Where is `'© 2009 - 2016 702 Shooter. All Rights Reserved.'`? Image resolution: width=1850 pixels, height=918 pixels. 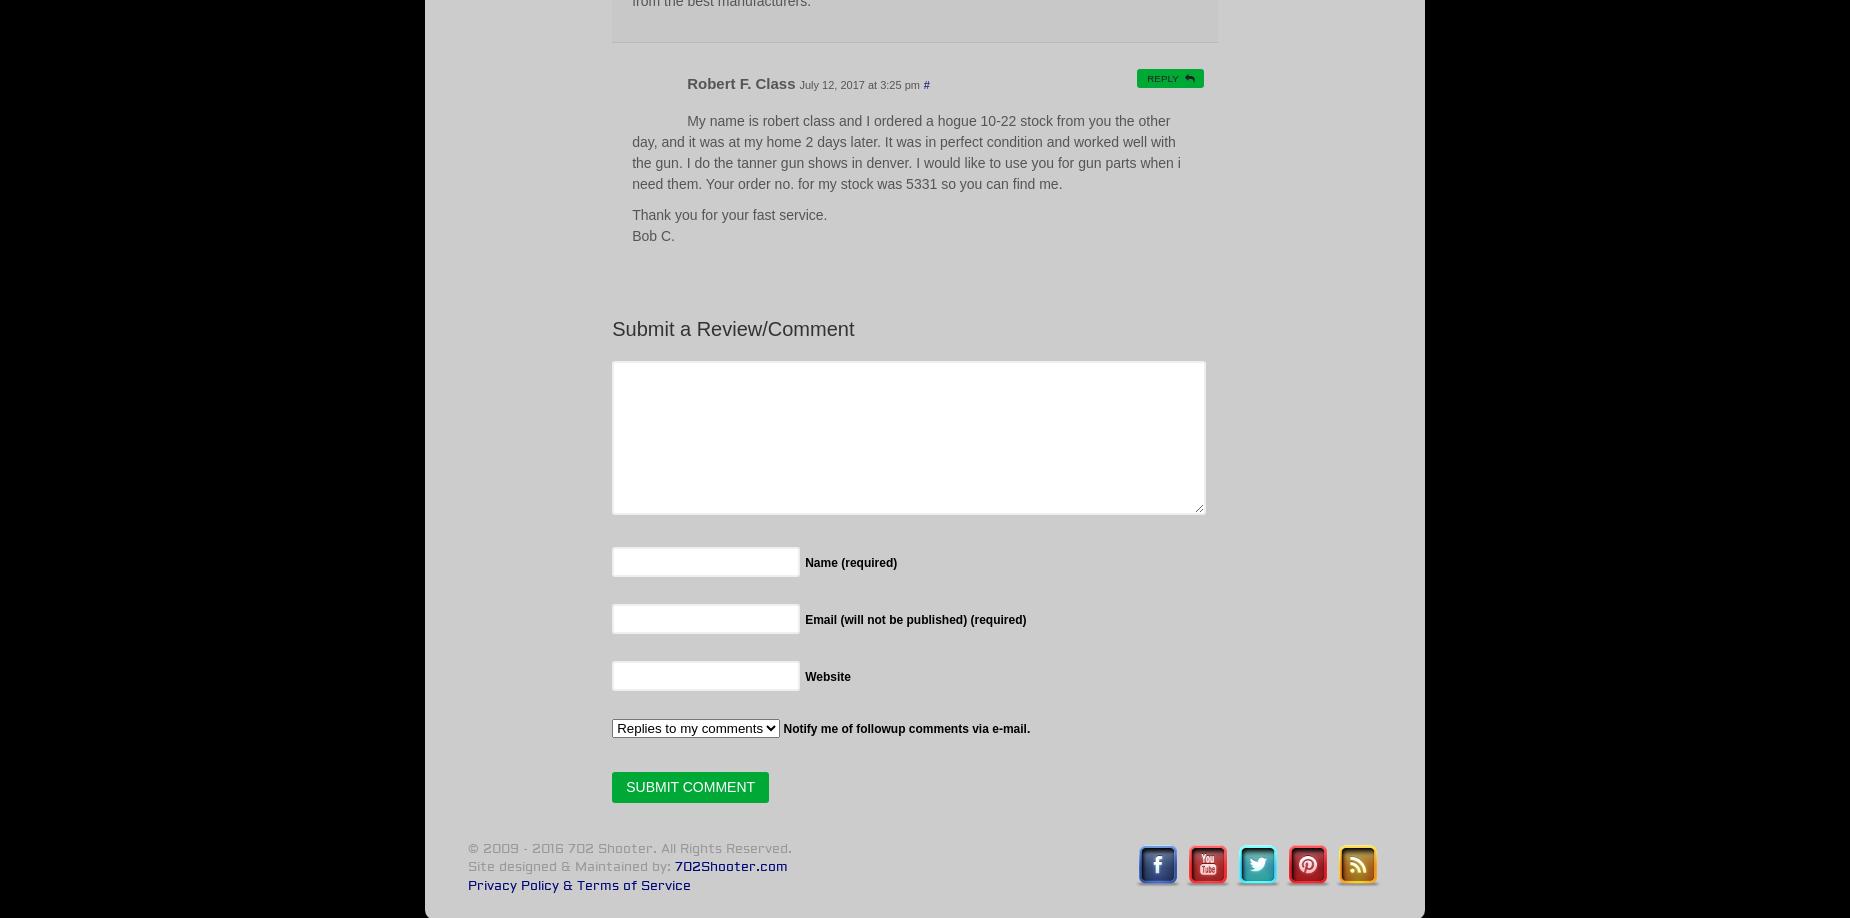
'© 2009 - 2016 702 Shooter. All Rights Reserved.' is located at coordinates (466, 847).